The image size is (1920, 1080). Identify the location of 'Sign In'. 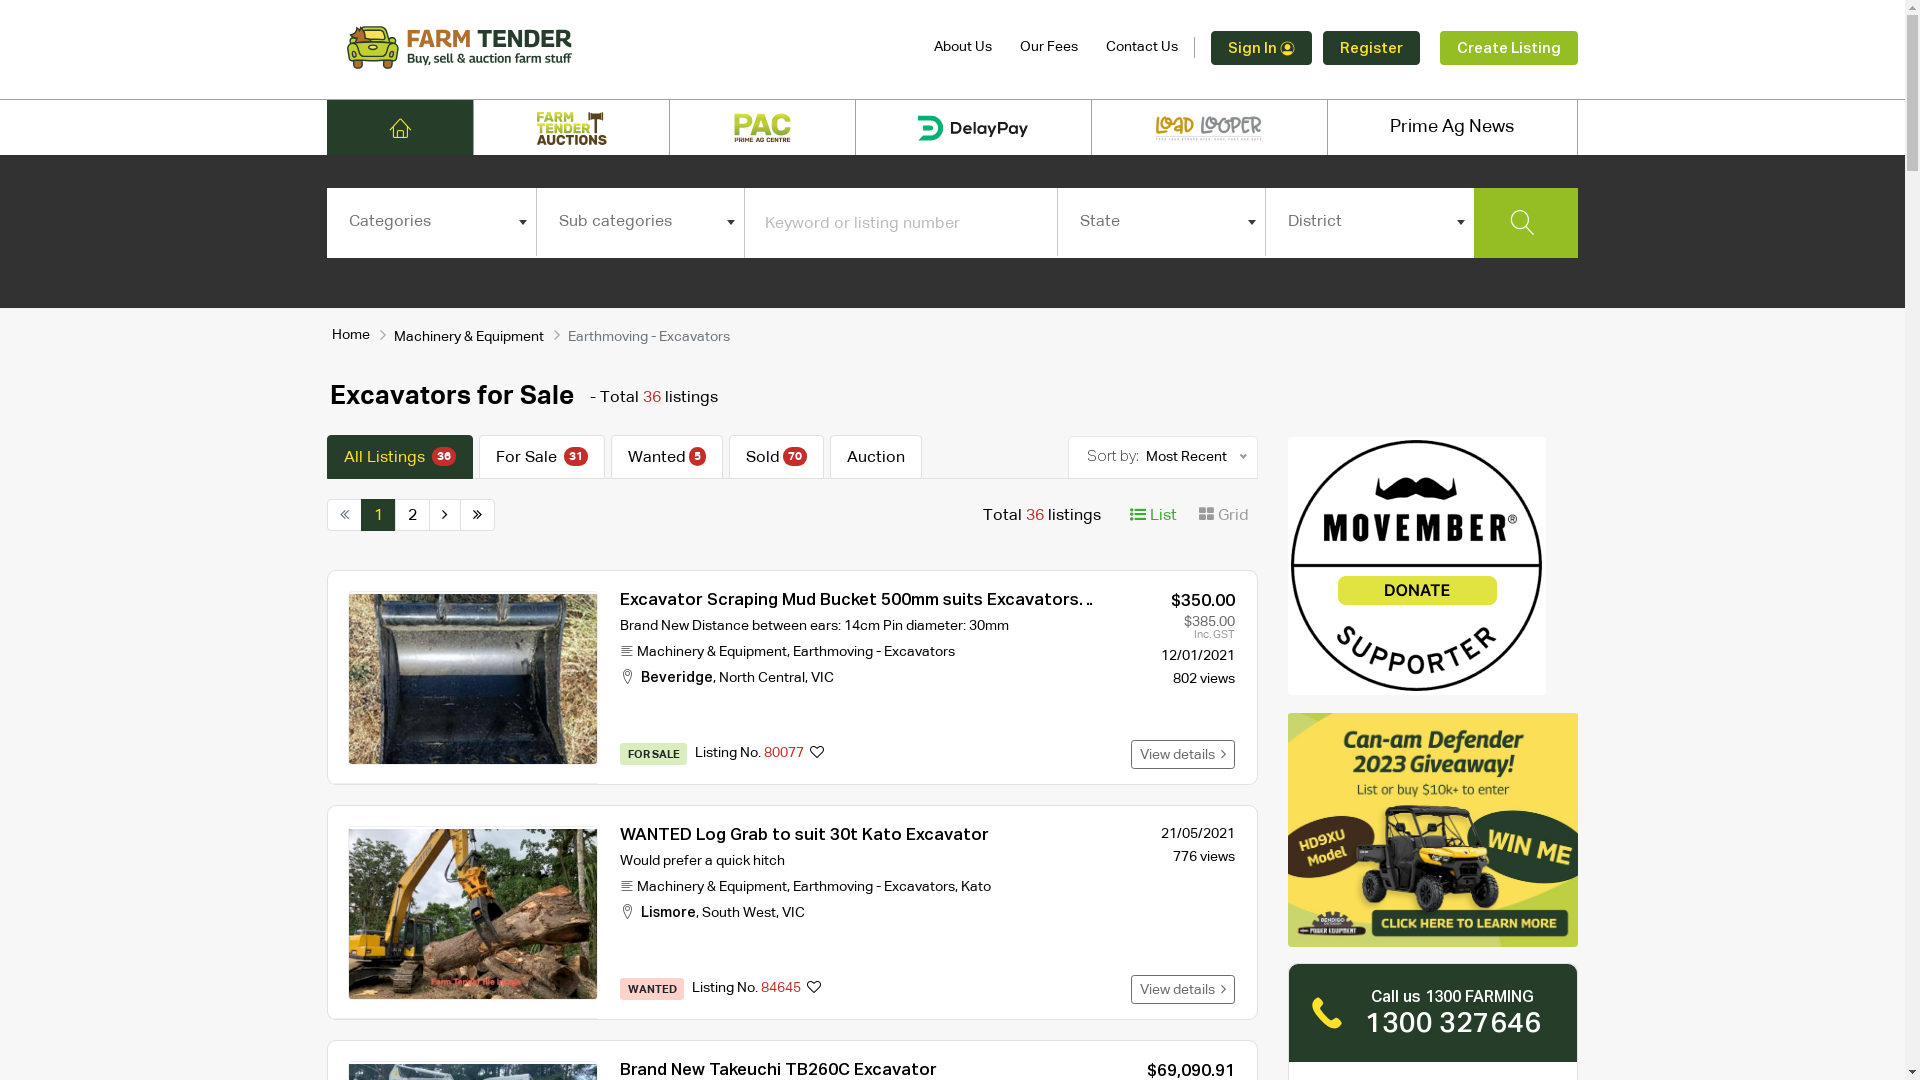
(1260, 47).